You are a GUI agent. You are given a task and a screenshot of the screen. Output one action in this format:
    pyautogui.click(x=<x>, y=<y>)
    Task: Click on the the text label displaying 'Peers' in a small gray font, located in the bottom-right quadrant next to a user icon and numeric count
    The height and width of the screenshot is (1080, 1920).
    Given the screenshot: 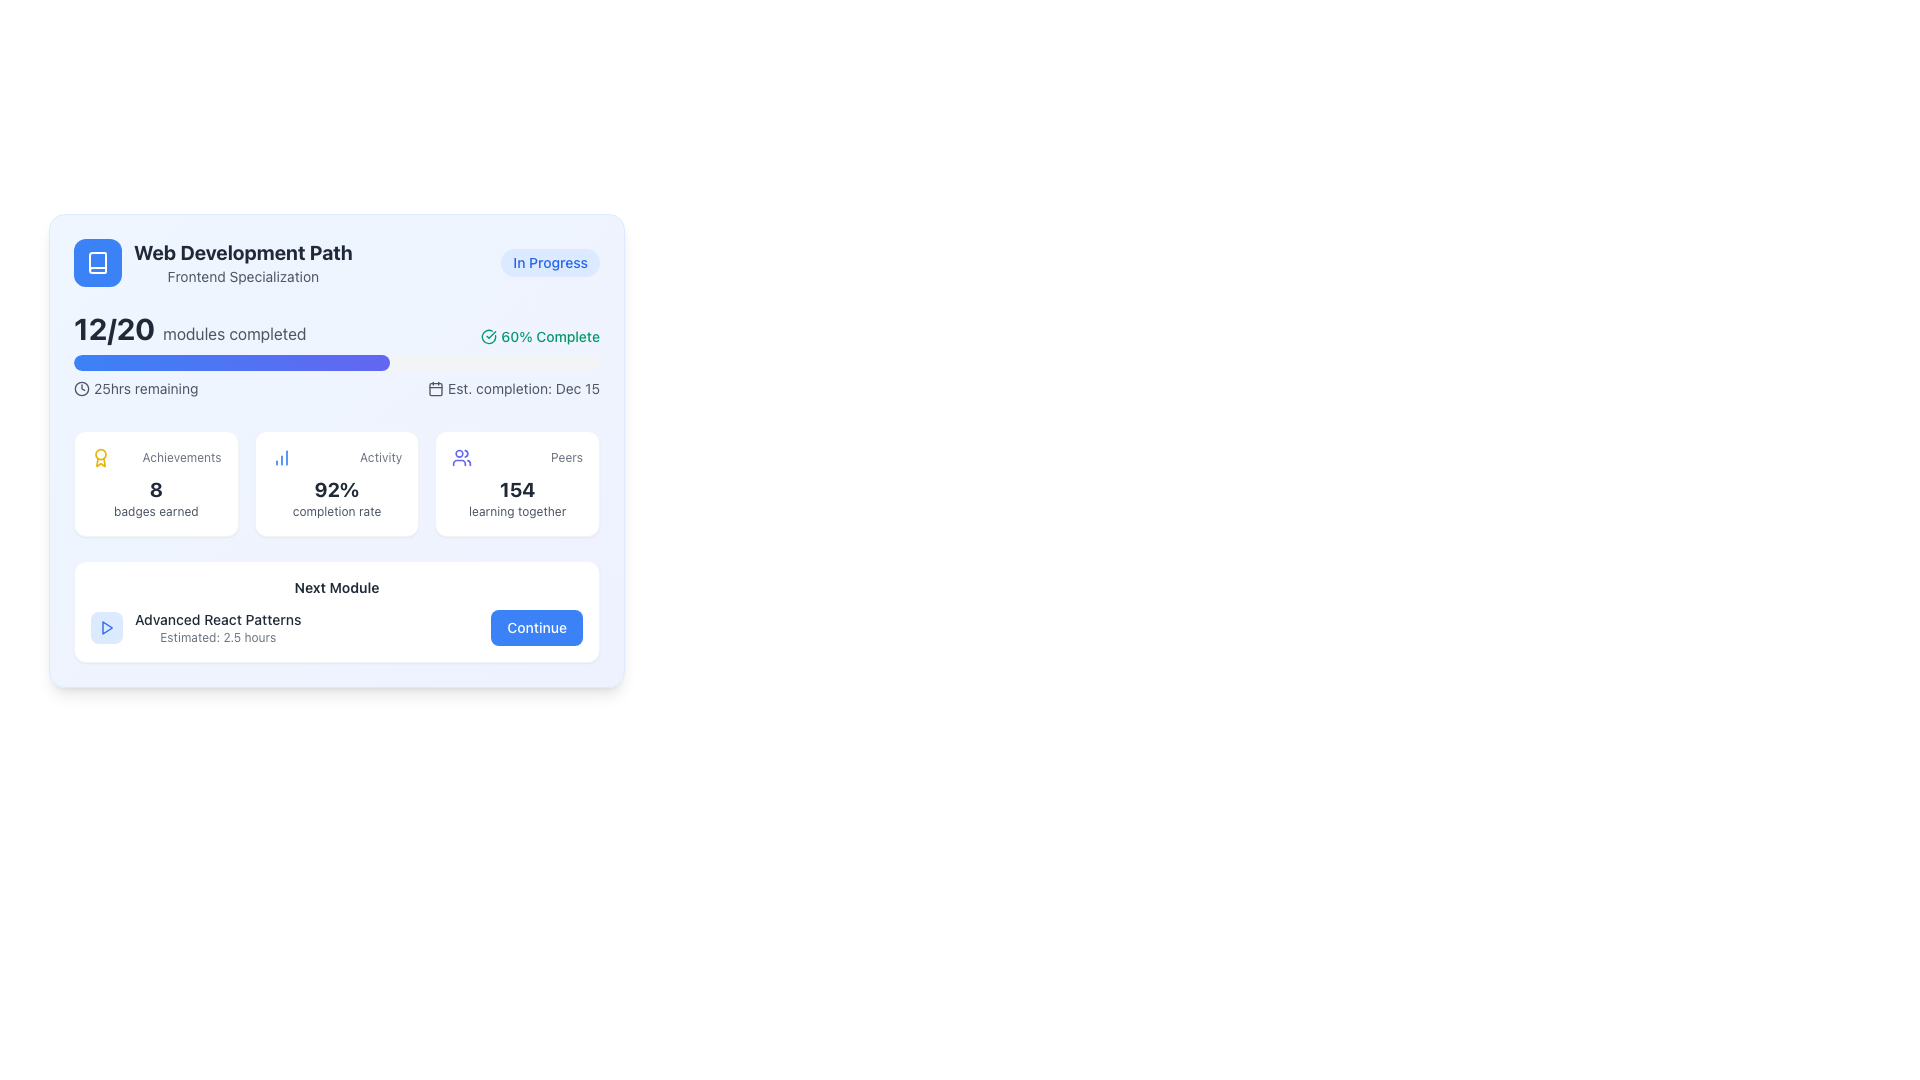 What is the action you would take?
    pyautogui.click(x=565, y=458)
    